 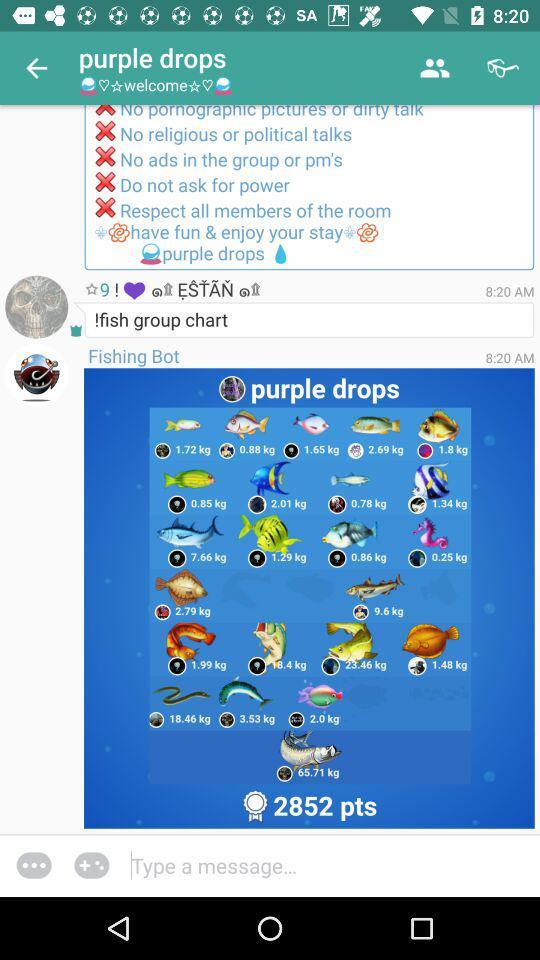 What do you see at coordinates (30, 864) in the screenshot?
I see `the more icon` at bounding box center [30, 864].